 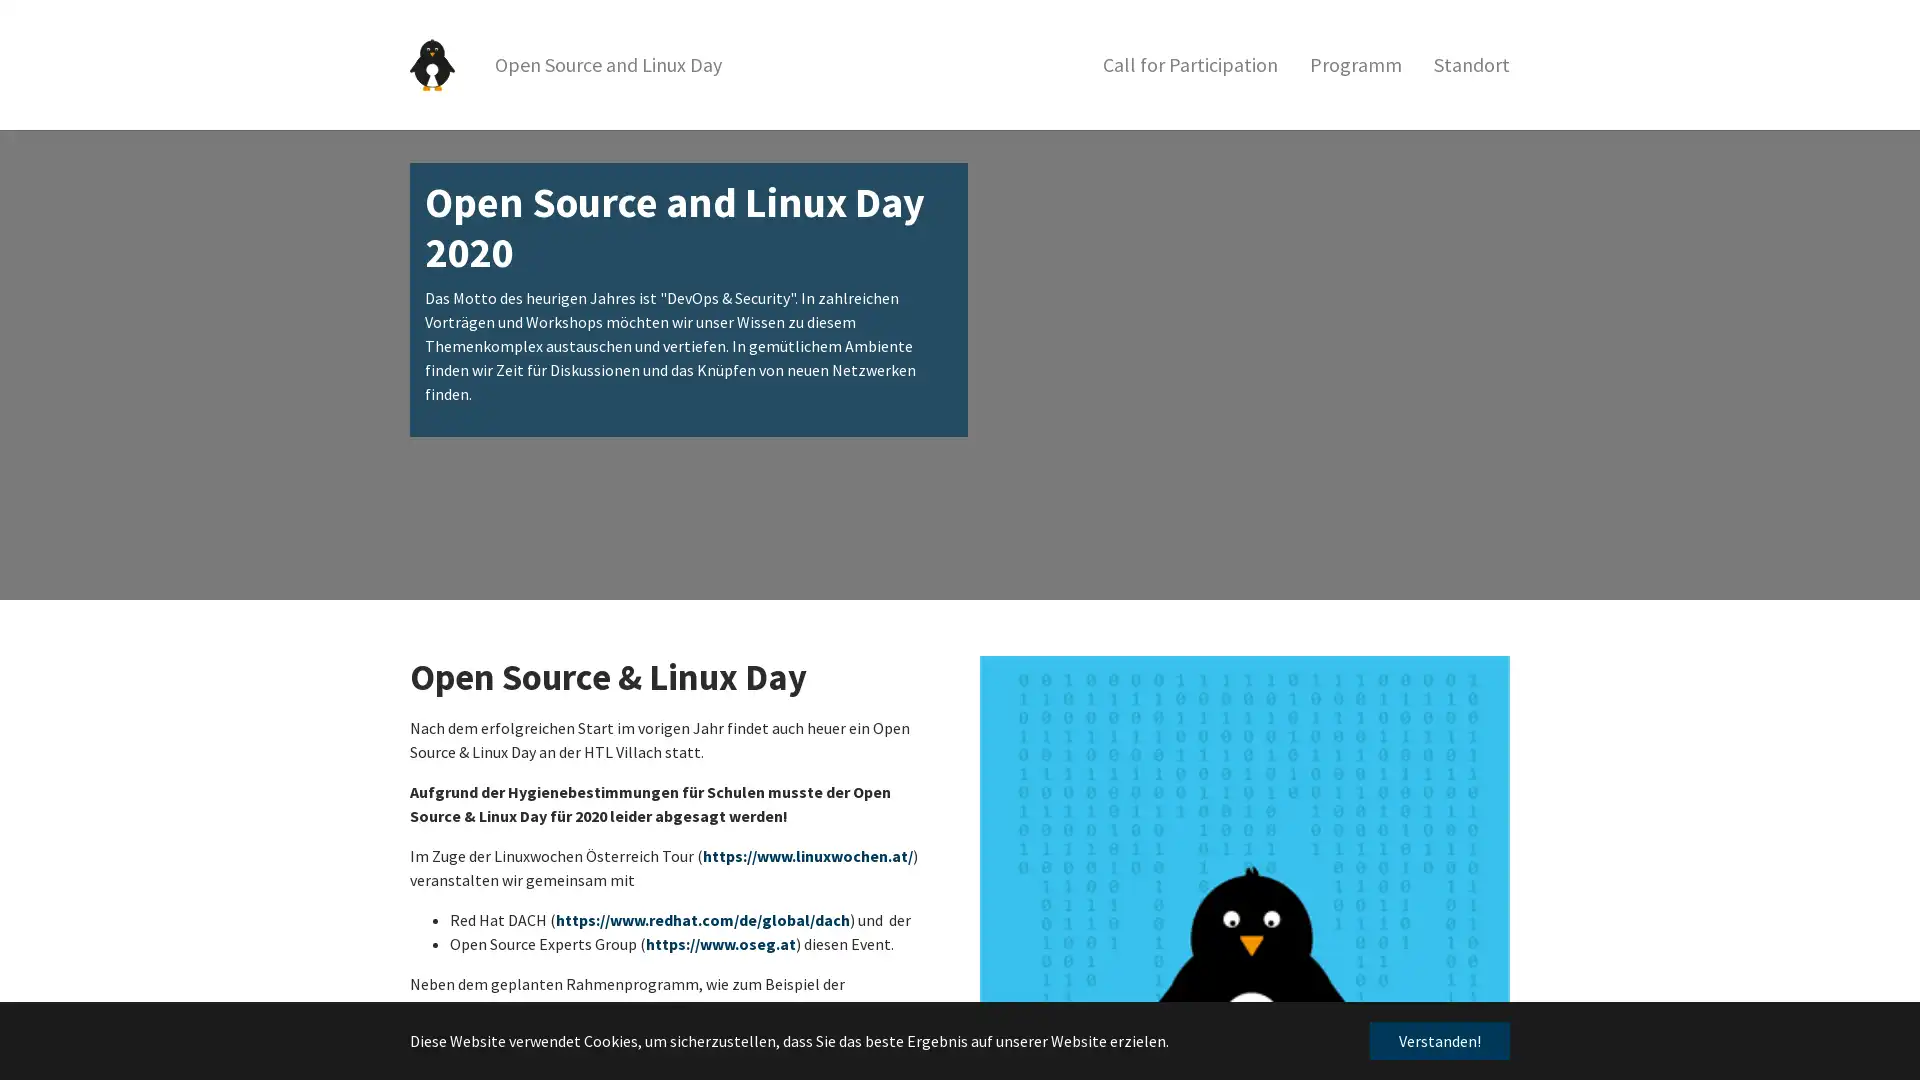 What do you see at coordinates (1440, 1040) in the screenshot?
I see `dismiss cookie message` at bounding box center [1440, 1040].